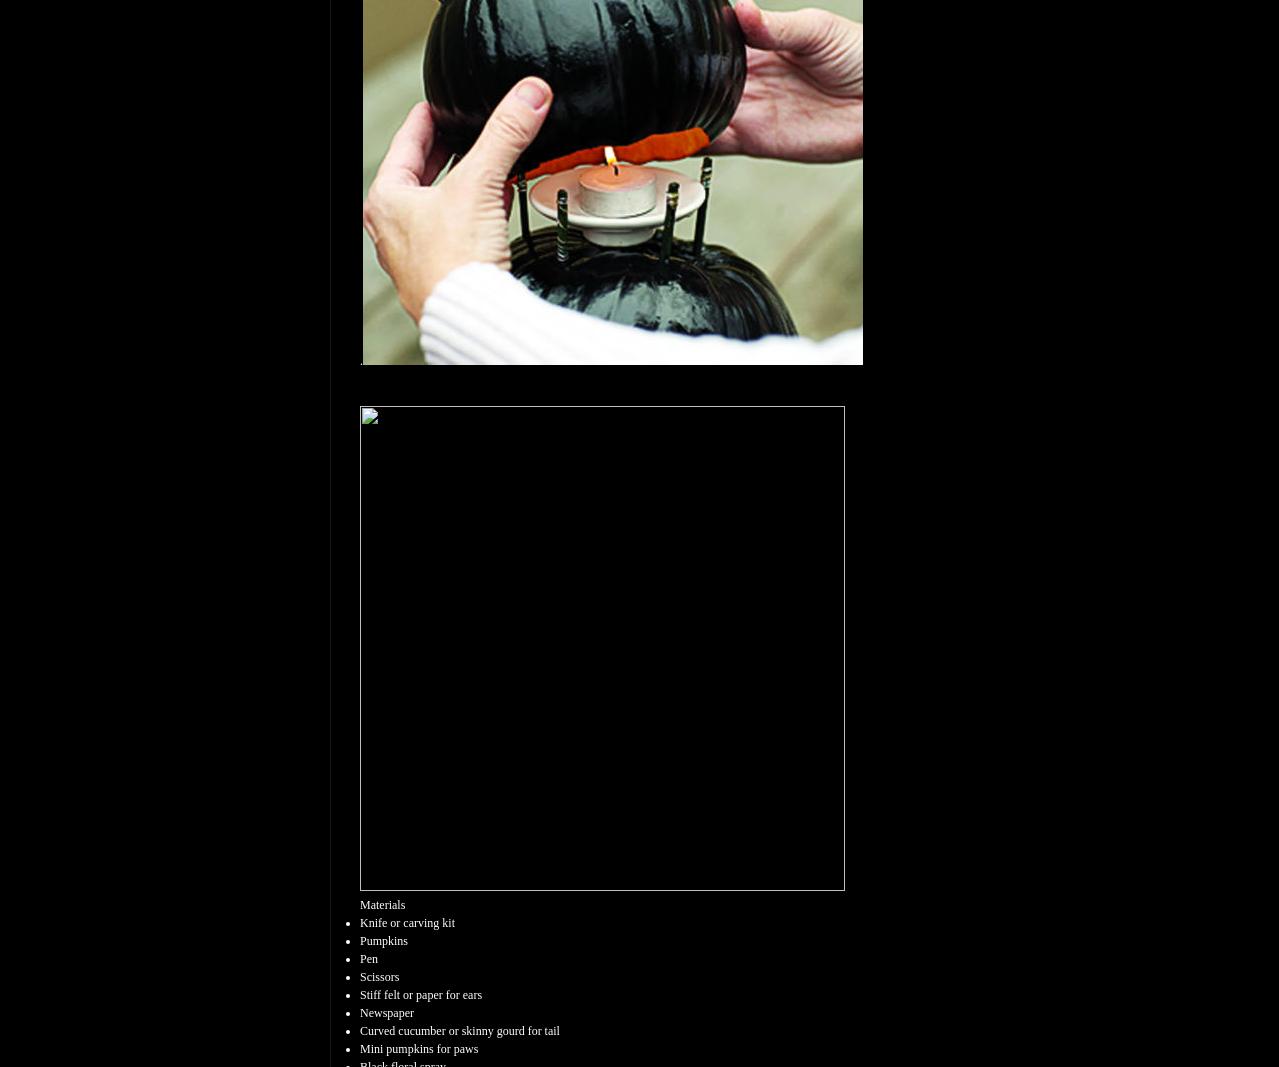 The image size is (1279, 1067). Describe the element at coordinates (420, 994) in the screenshot. I see `'Stiff felt or paper for ears'` at that location.